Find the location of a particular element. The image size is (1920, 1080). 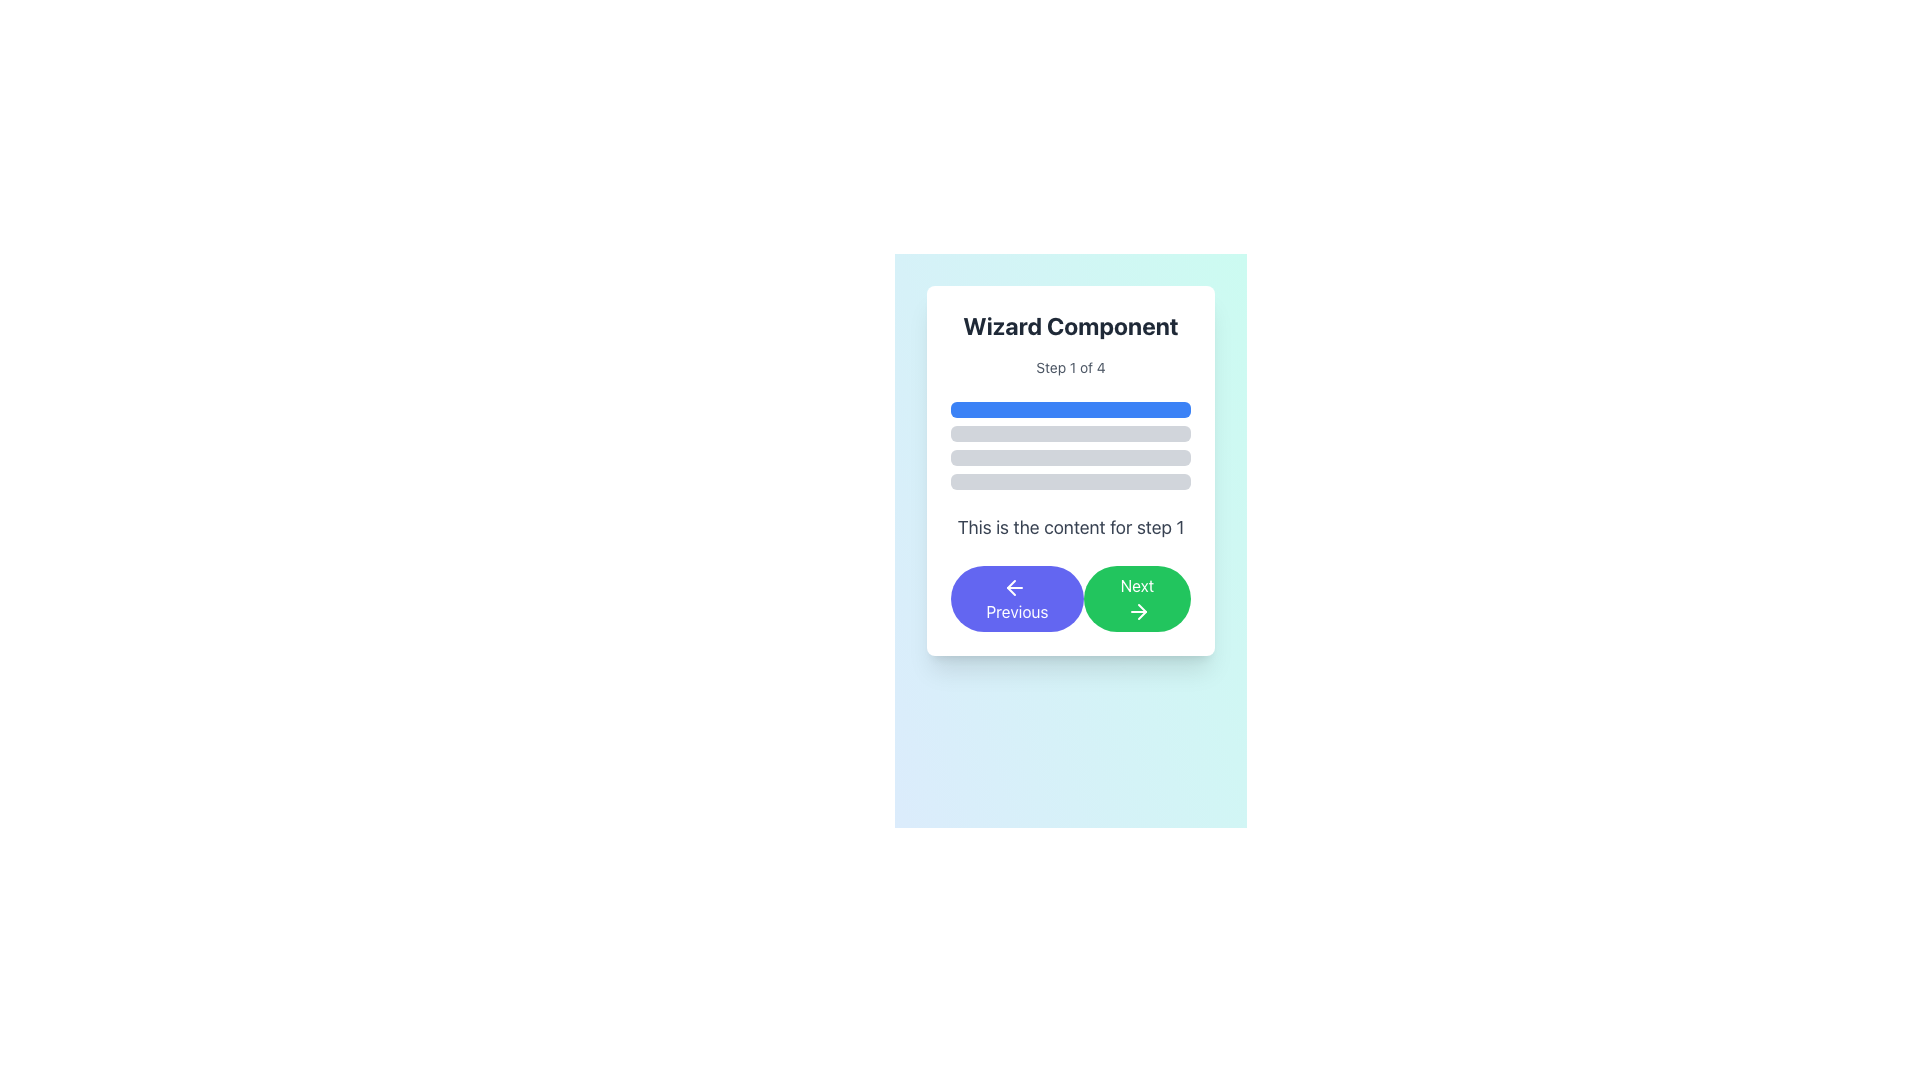

the progress bar or step indicator group located in the 'Wizard Component', positioned below 'Step 1 of 4' and above the description text 'This is the content for step 1' is located at coordinates (1069, 445).